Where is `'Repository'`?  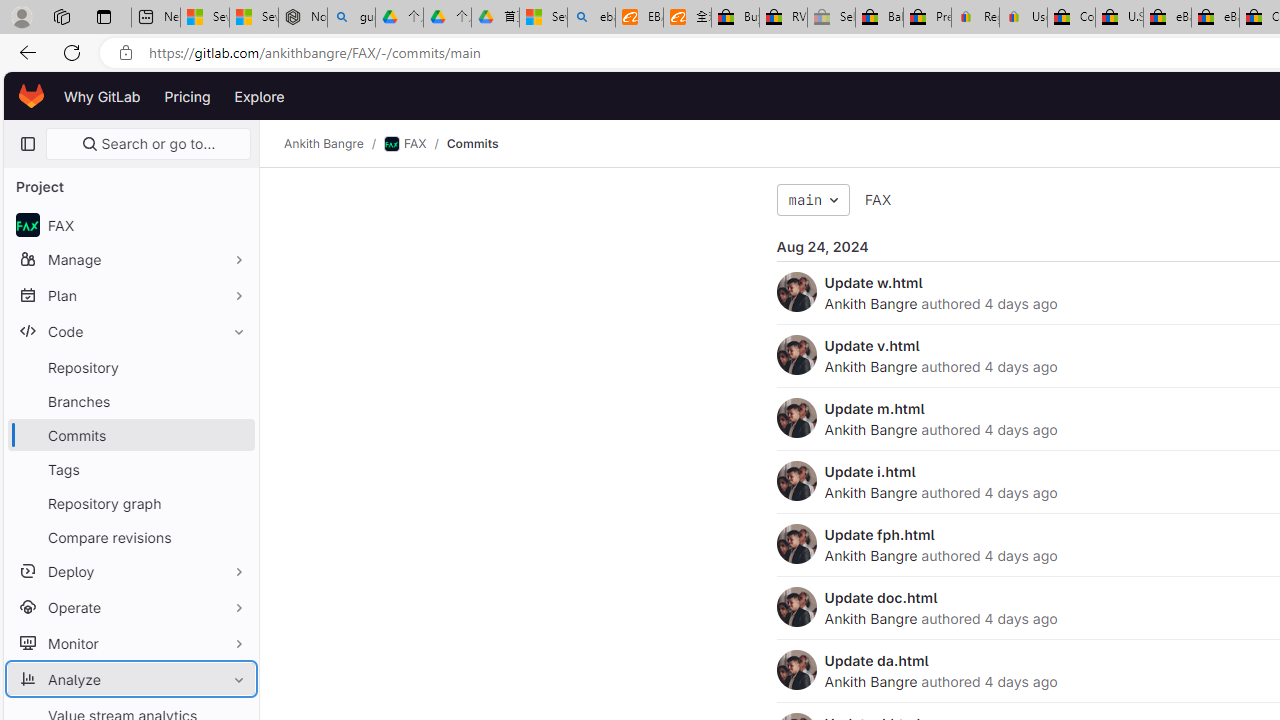
'Repository' is located at coordinates (130, 367).